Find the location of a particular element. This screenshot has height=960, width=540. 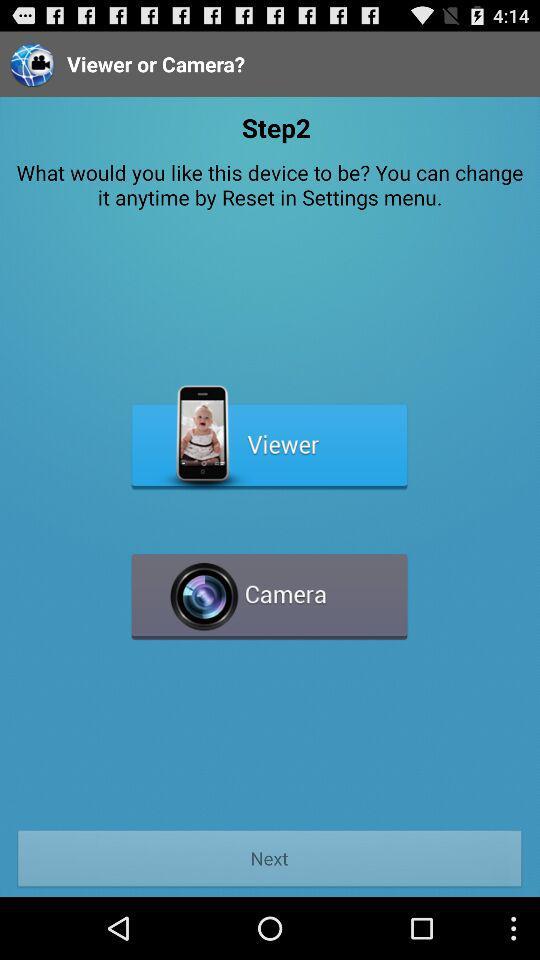

open viewer is located at coordinates (269, 438).